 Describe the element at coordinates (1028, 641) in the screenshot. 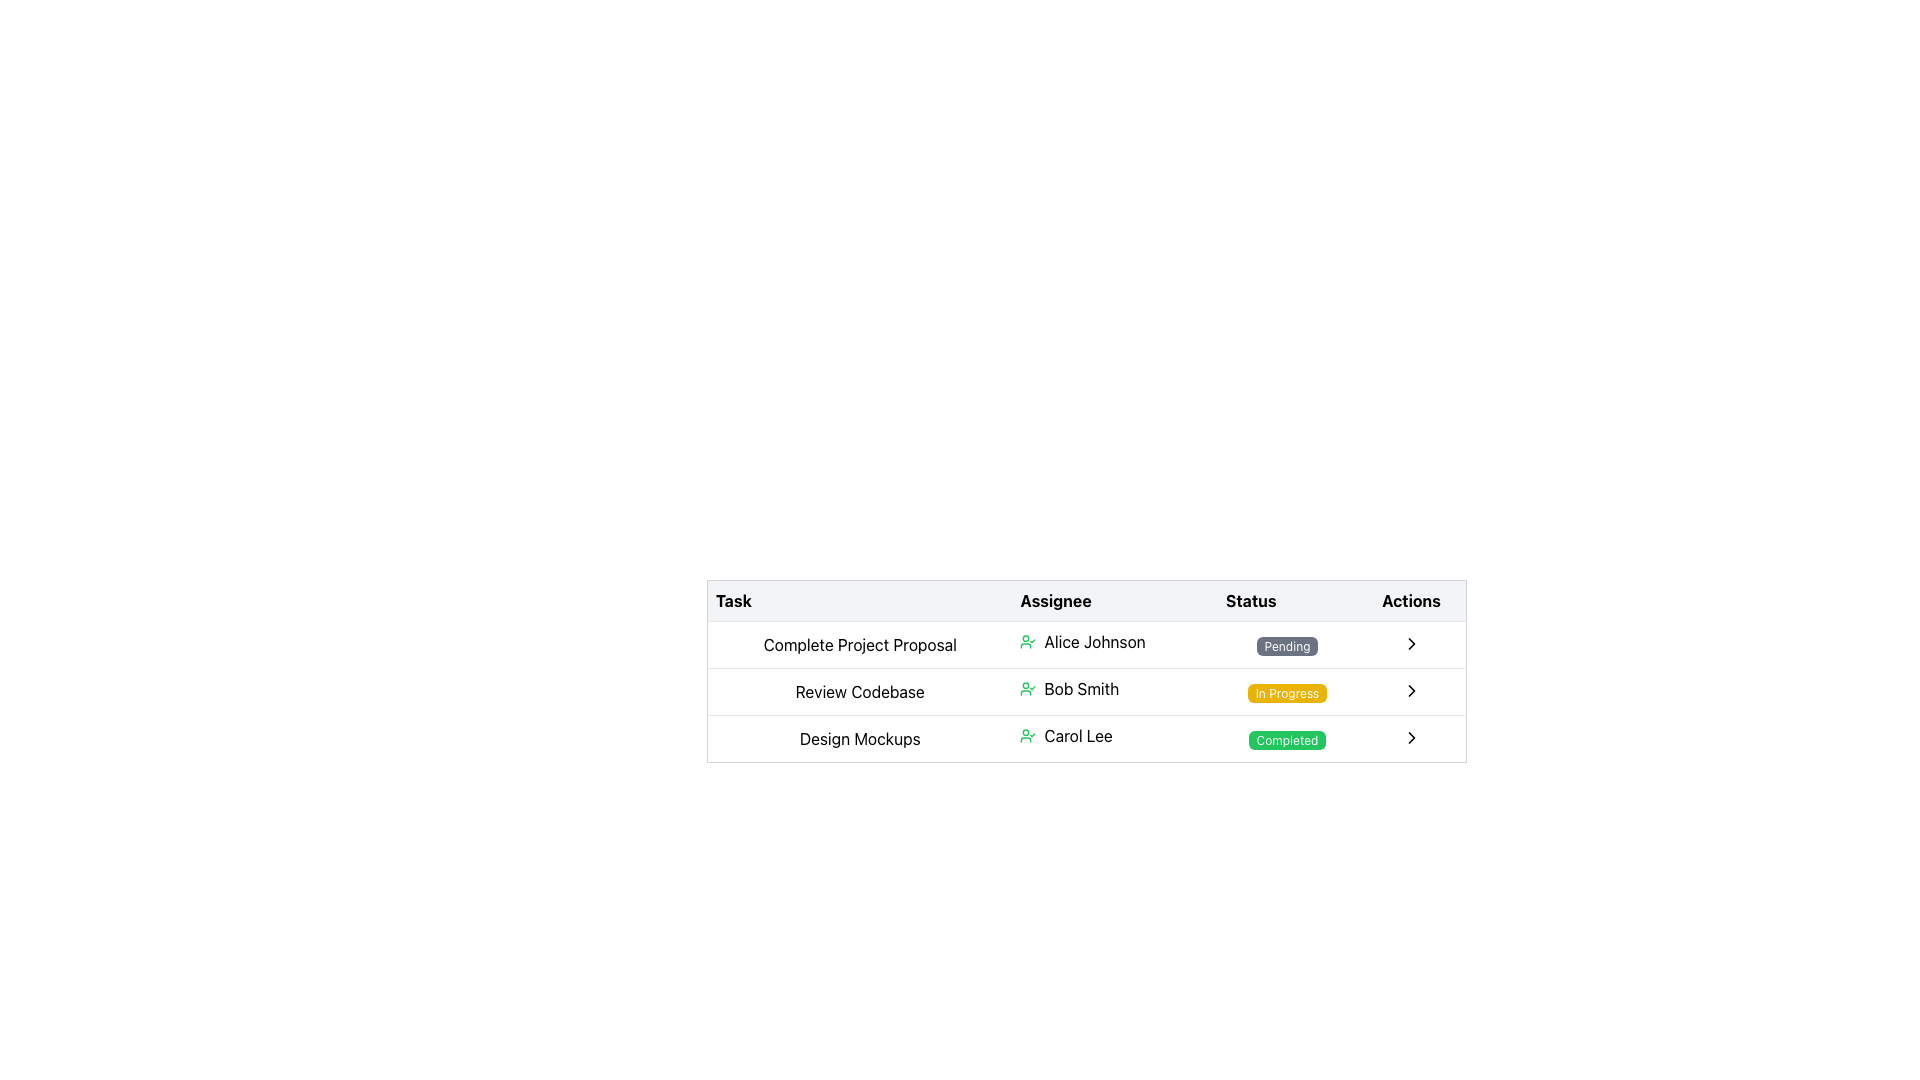

I see `the verification icon for Alice Johnson located in the 'Assignee' column of the first task row in the table` at that location.